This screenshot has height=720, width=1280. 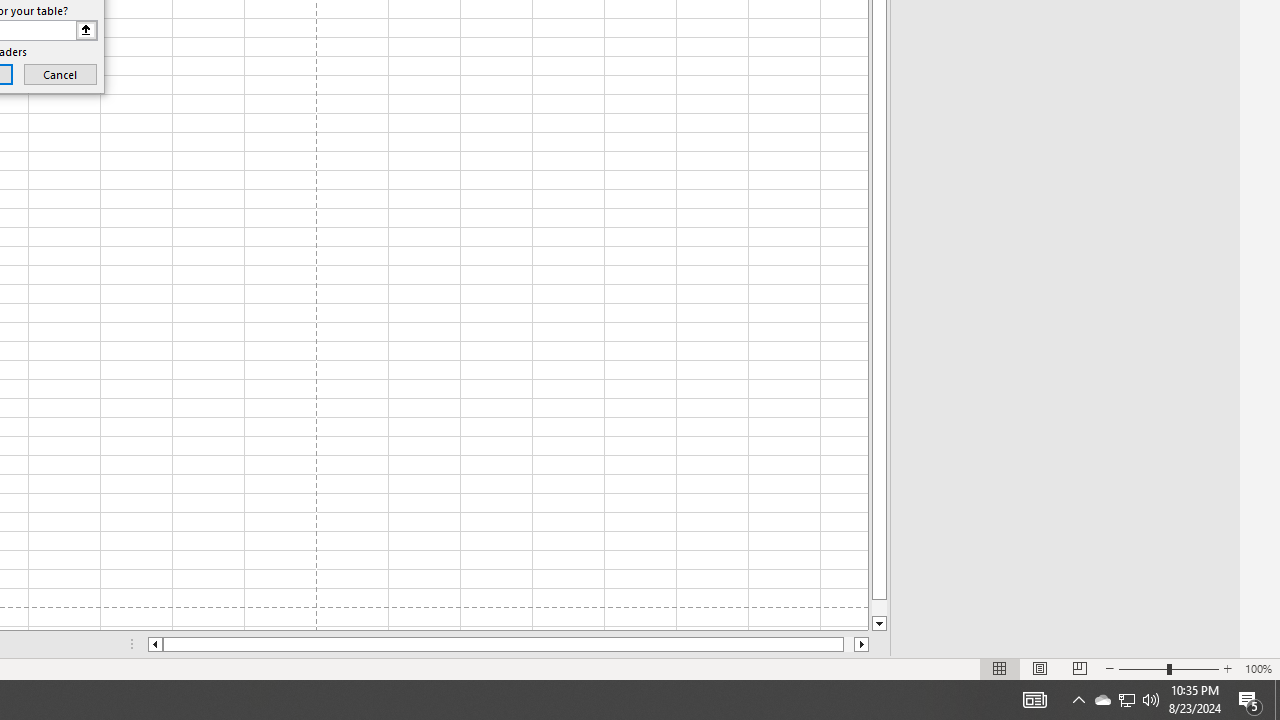 I want to click on 'Page Break Preview', so click(x=1078, y=669).